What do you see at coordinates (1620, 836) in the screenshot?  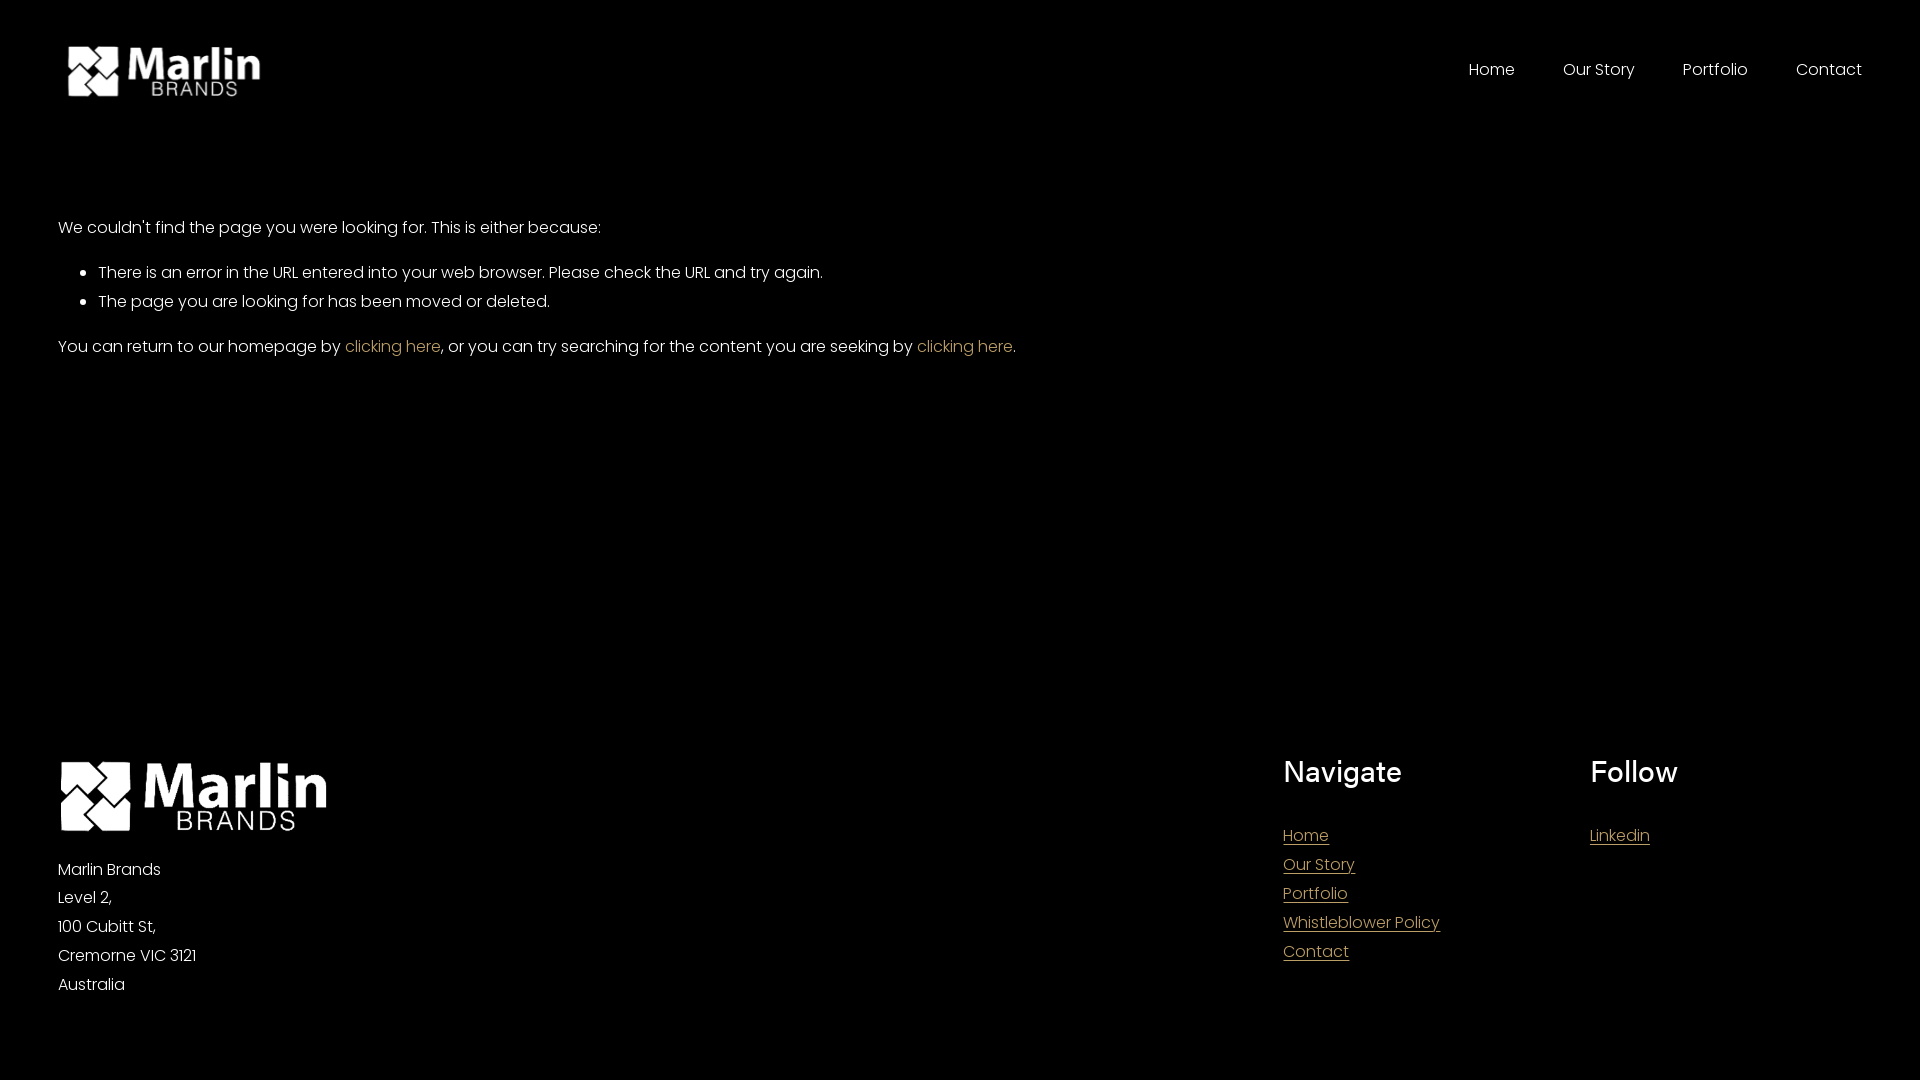 I see `'Linkedin'` at bounding box center [1620, 836].